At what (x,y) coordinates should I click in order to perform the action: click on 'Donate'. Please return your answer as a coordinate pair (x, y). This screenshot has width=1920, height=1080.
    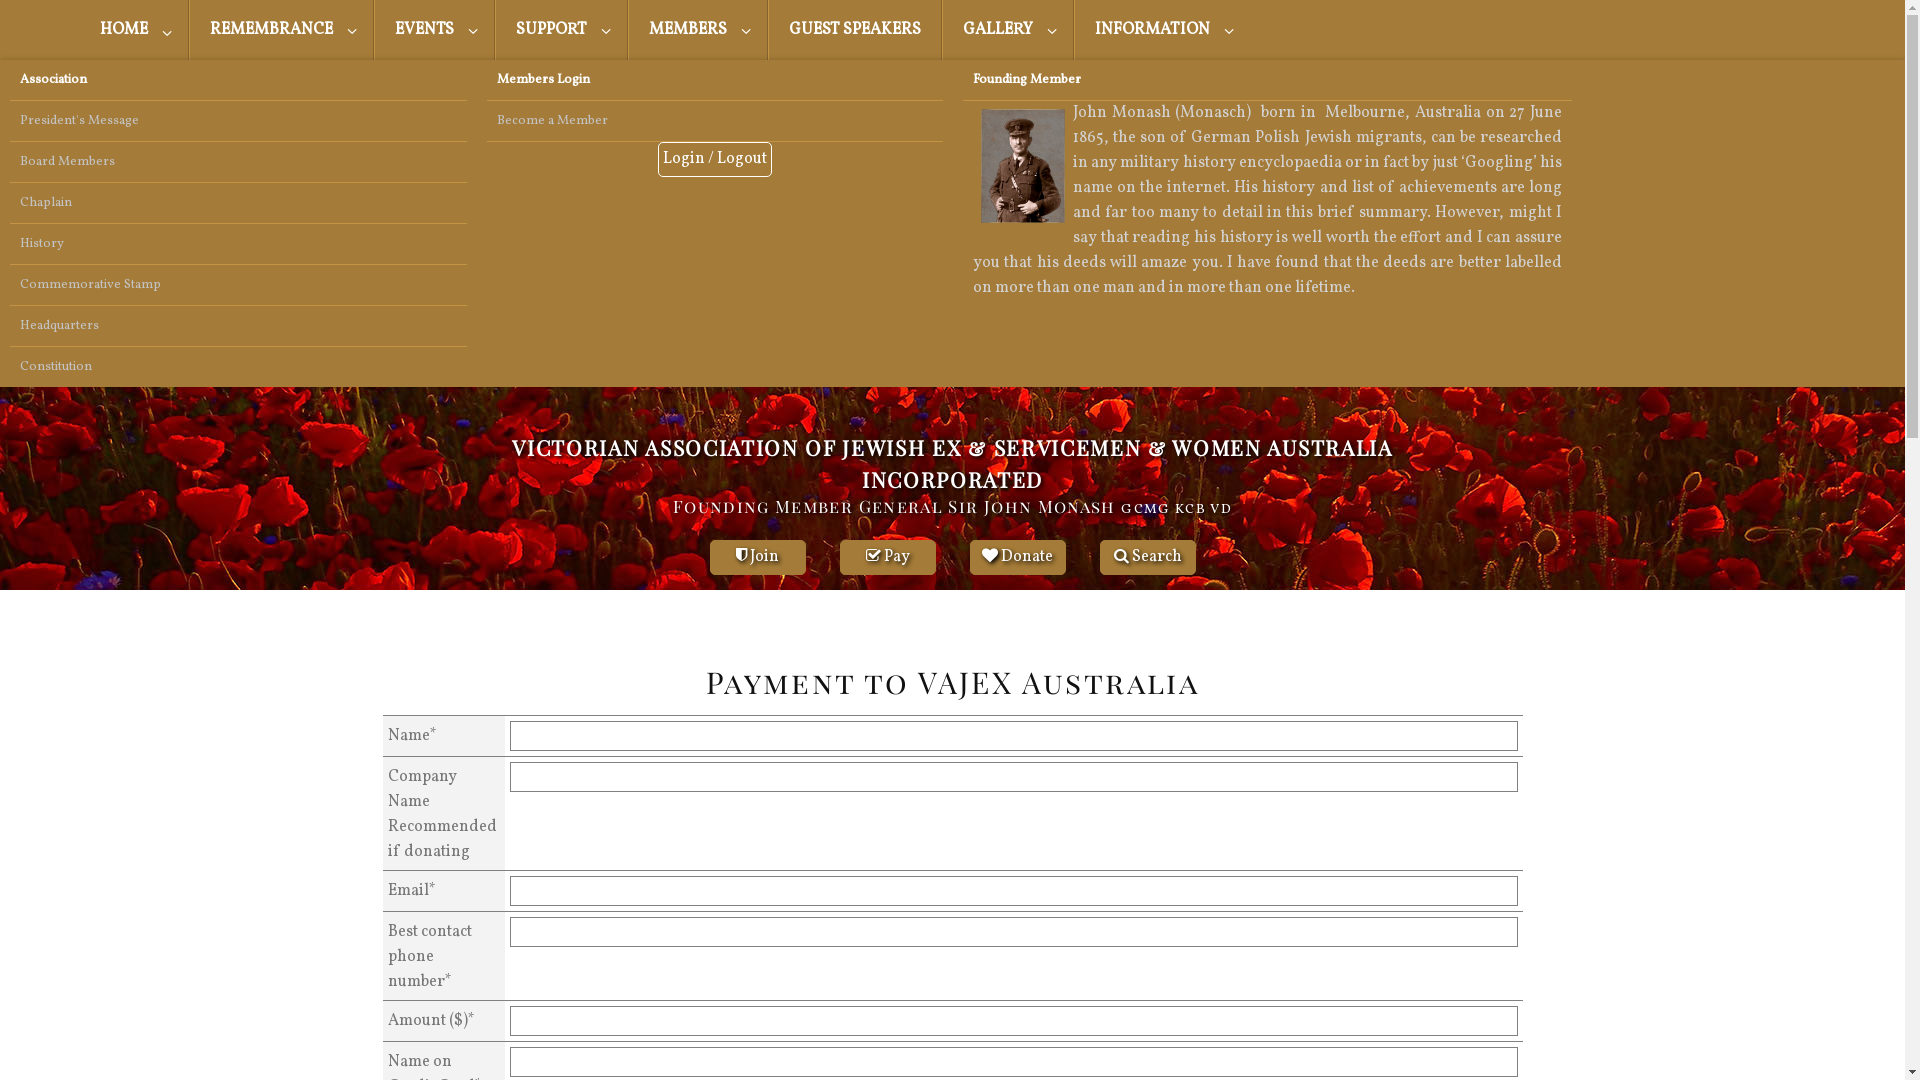
    Looking at the image, I should click on (1017, 557).